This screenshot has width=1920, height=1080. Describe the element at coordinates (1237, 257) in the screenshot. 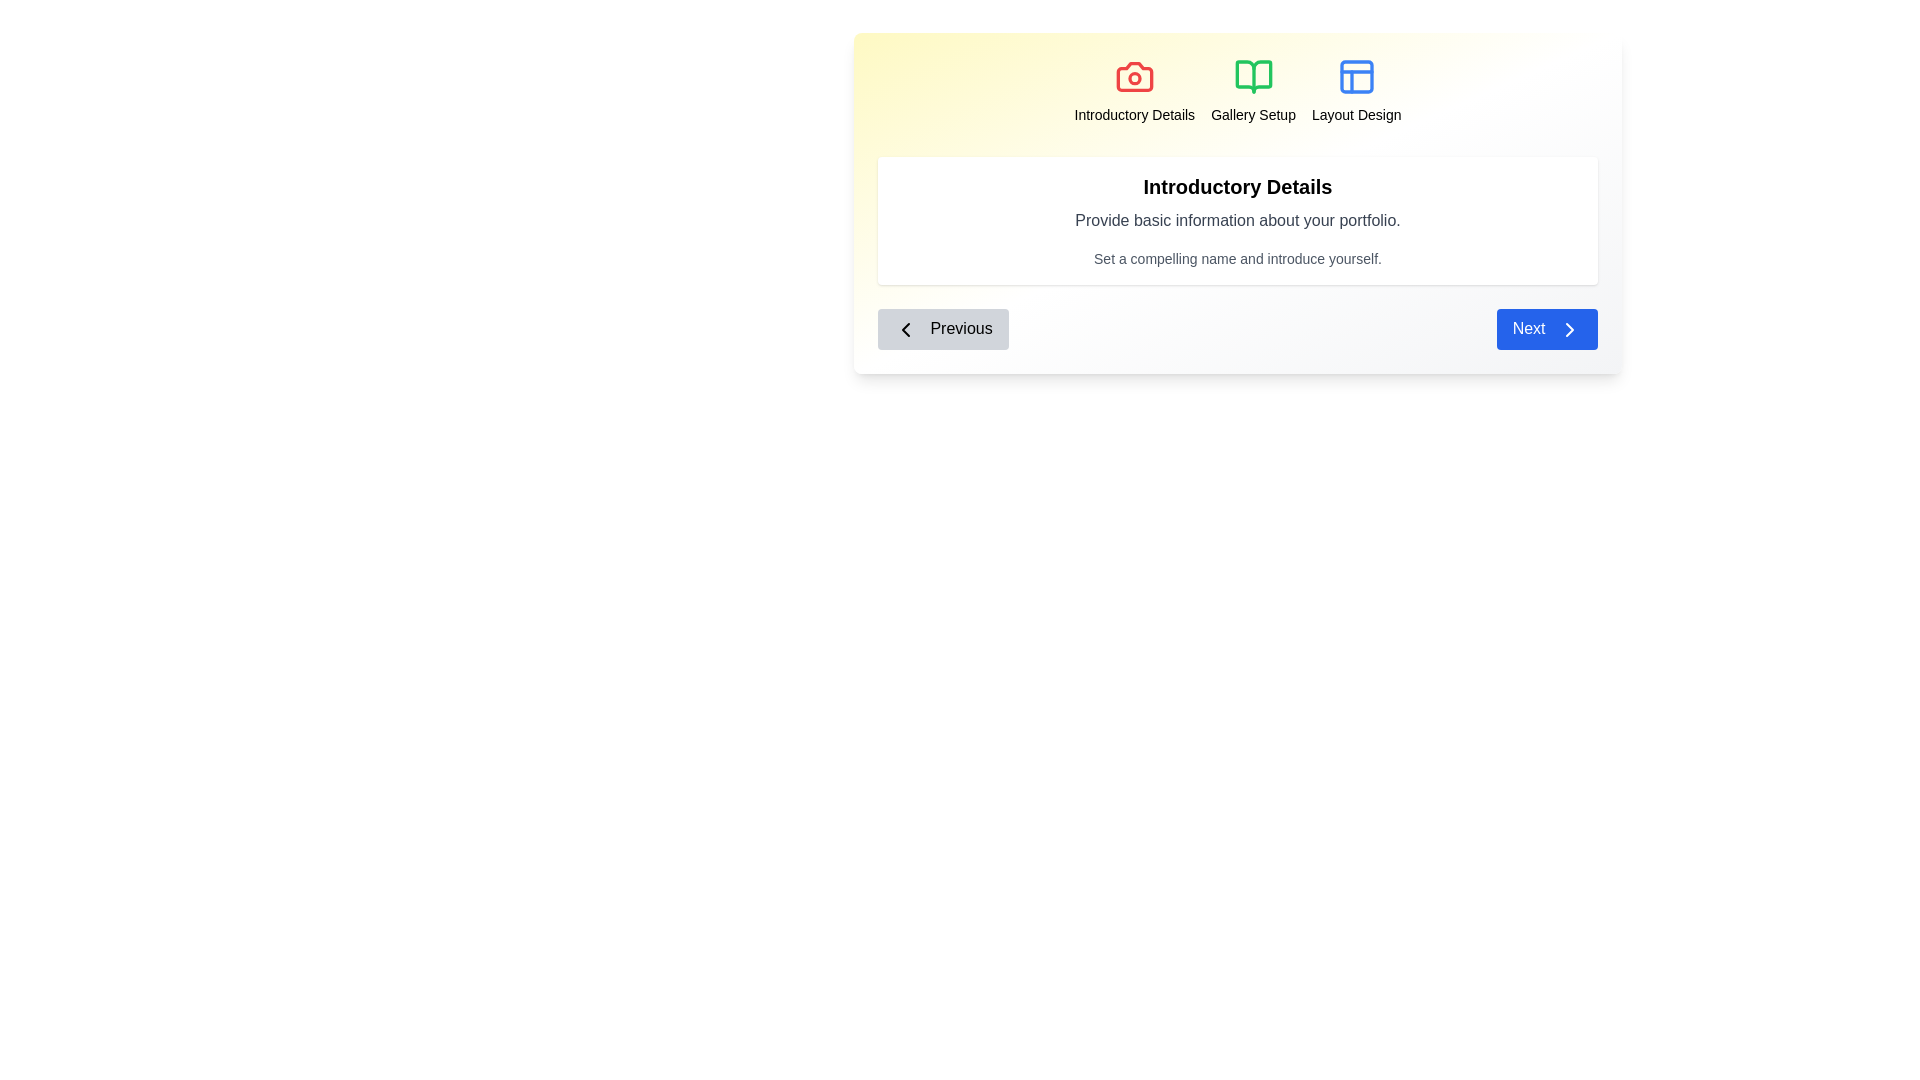

I see `the static text element that provides instructional guidance for setting a name and introducing oneself, located below the title 'Introductory Details' and the subtitle 'Provide basic information about your portfolio.'` at that location.